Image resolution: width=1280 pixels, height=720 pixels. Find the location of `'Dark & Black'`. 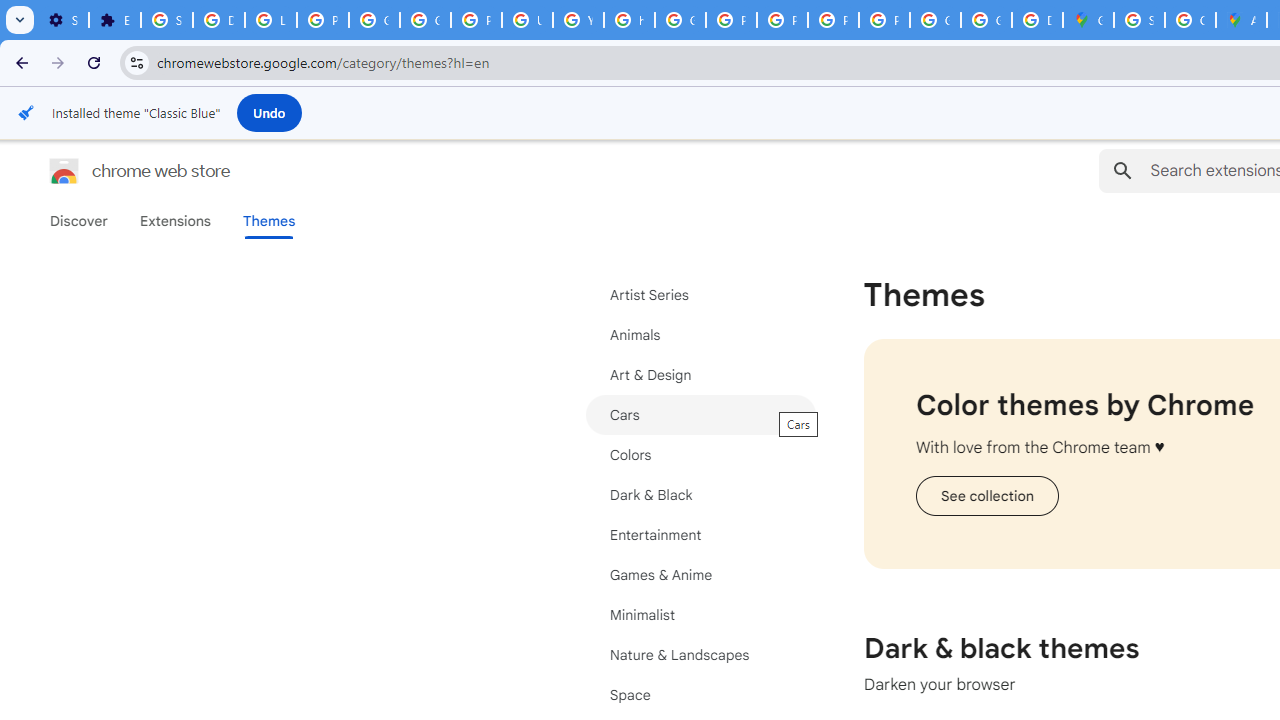

'Dark & Black' is located at coordinates (700, 495).